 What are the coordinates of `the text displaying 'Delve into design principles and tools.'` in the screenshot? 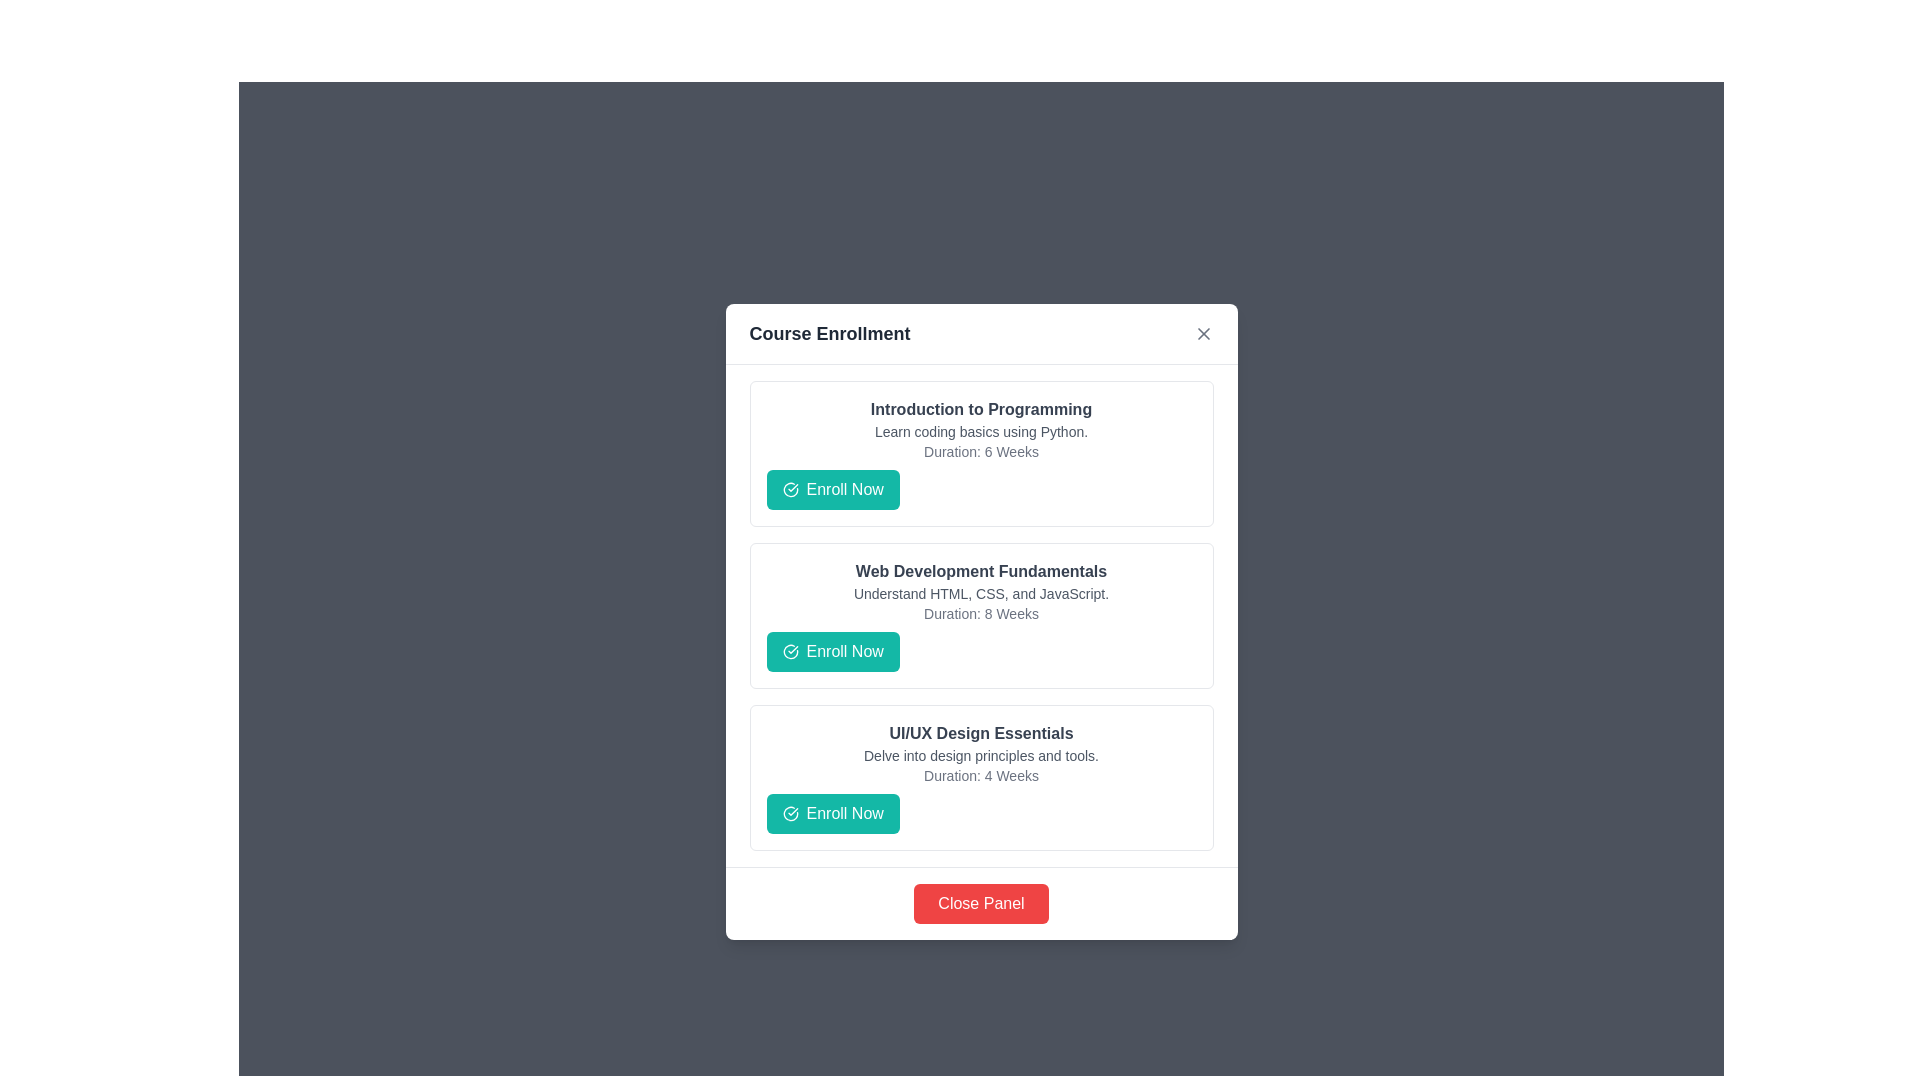 It's located at (981, 756).